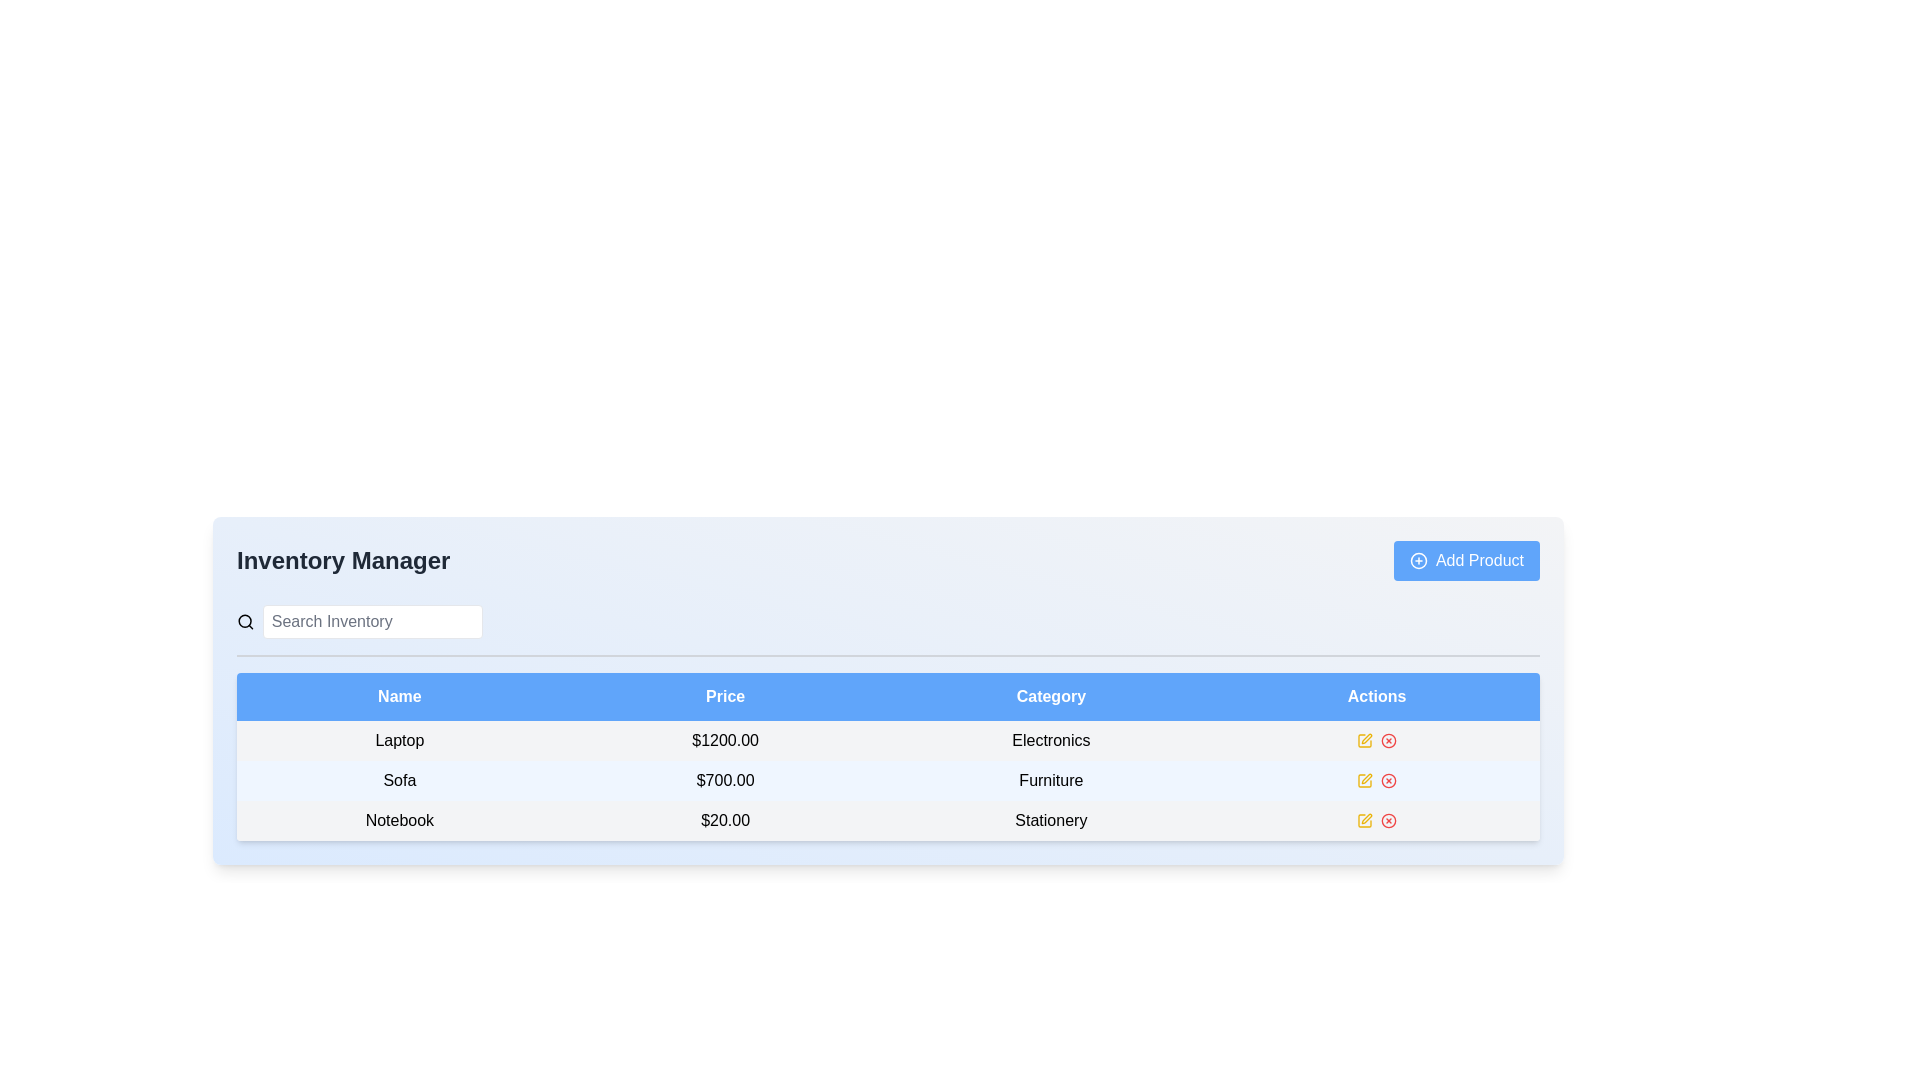 The height and width of the screenshot is (1080, 1920). Describe the element at coordinates (1366, 778) in the screenshot. I see `the pen icon located in the 'Actions' column of the table representing the 'Sofa' item` at that location.